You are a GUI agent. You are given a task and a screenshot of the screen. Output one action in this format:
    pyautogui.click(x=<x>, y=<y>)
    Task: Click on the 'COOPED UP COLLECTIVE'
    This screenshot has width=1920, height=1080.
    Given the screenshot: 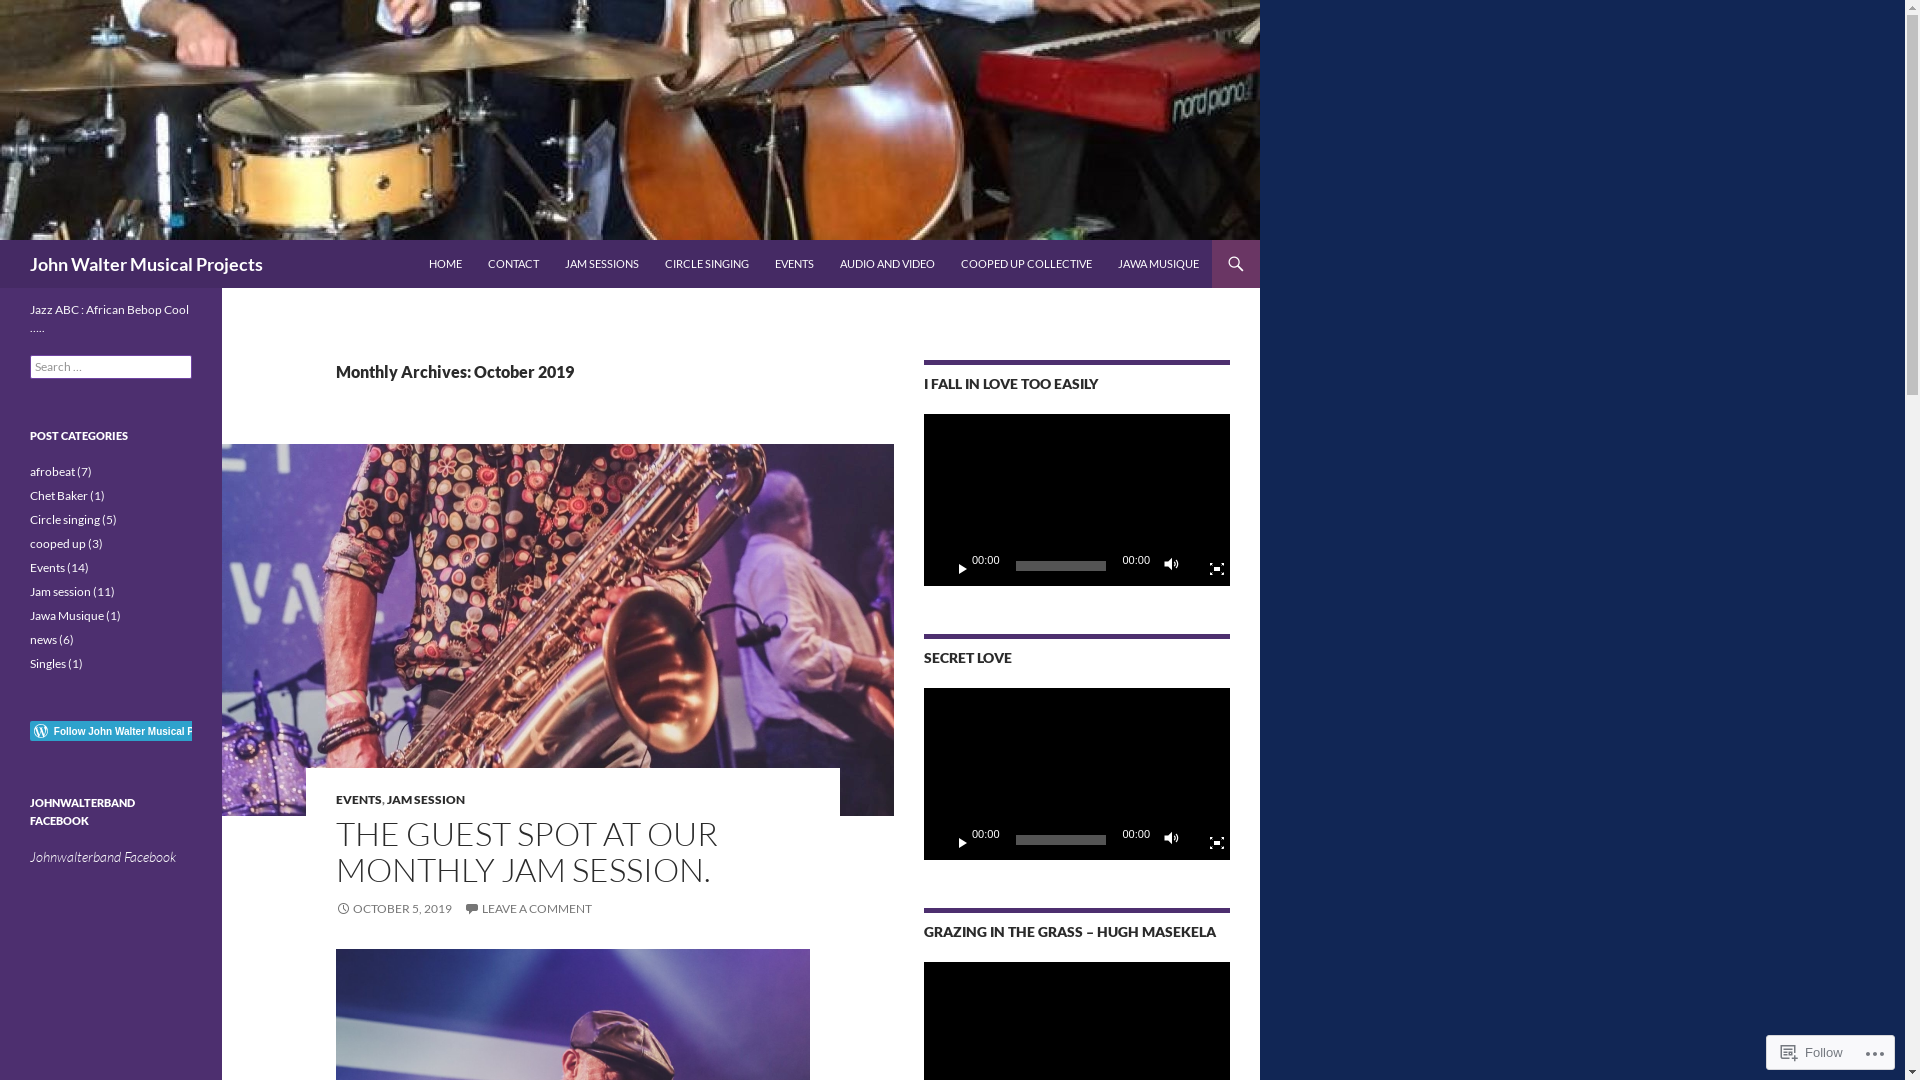 What is the action you would take?
    pyautogui.click(x=1026, y=262)
    